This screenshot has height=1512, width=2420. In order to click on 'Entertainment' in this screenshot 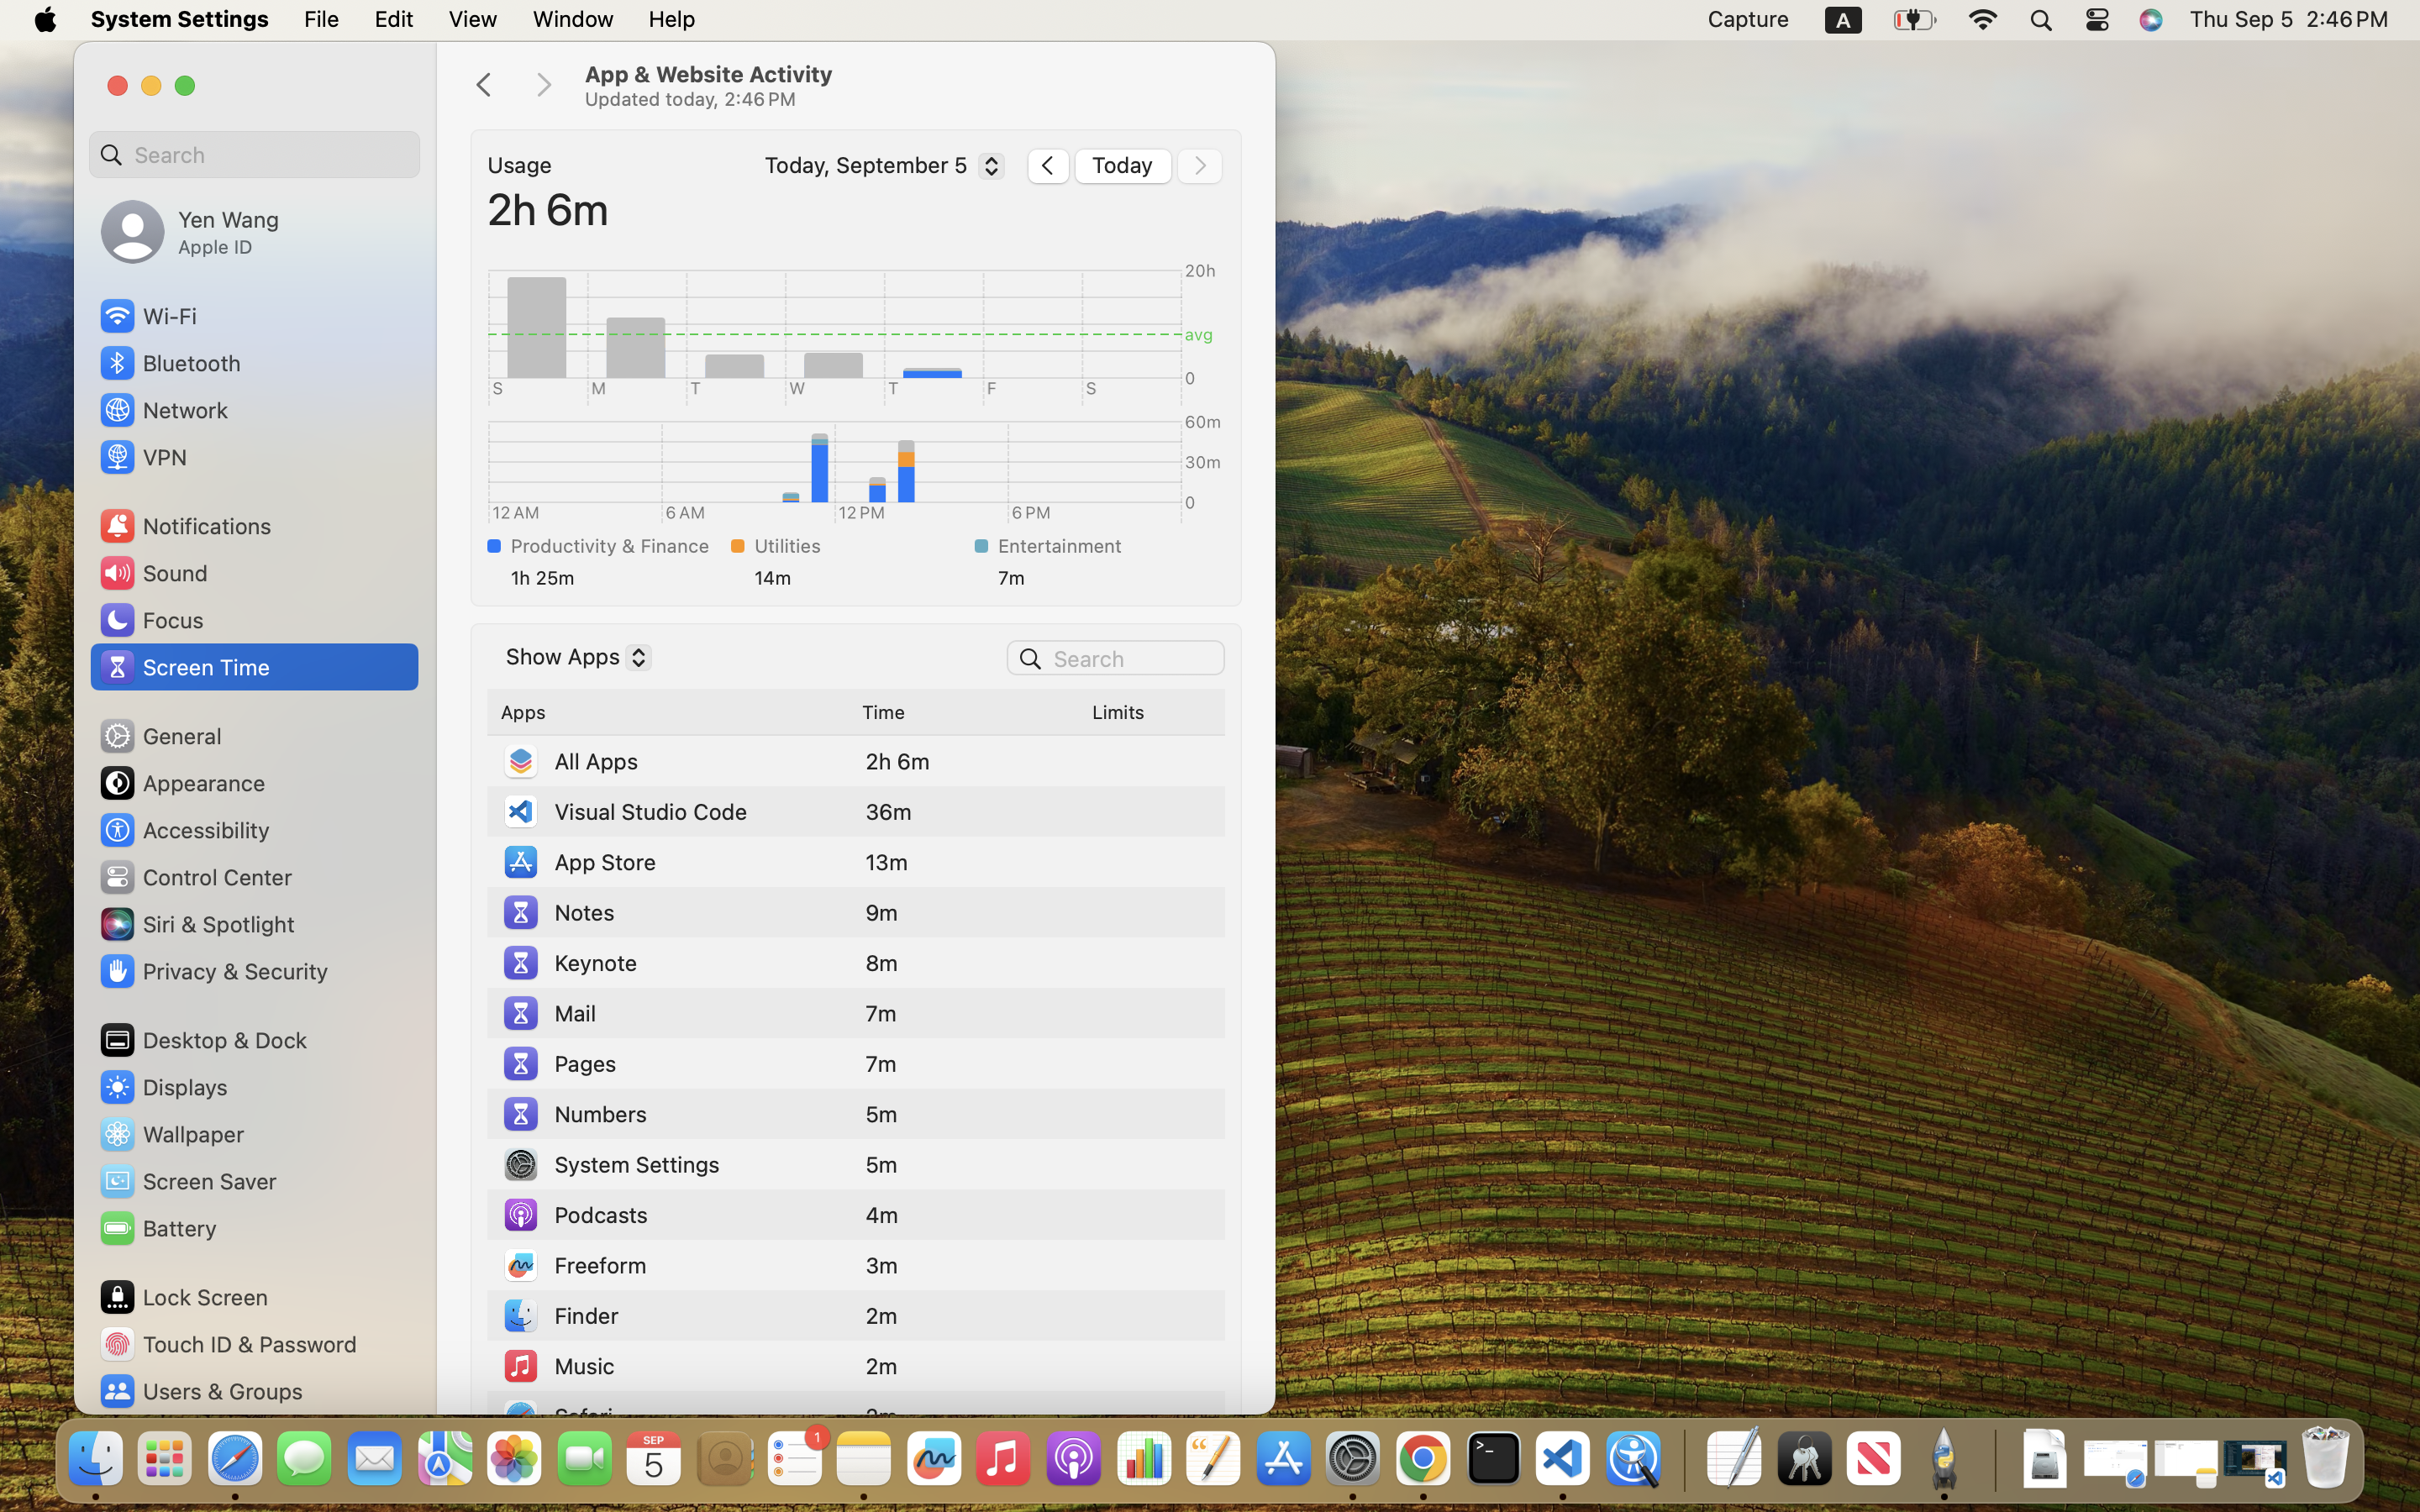, I will do `click(1105, 544)`.